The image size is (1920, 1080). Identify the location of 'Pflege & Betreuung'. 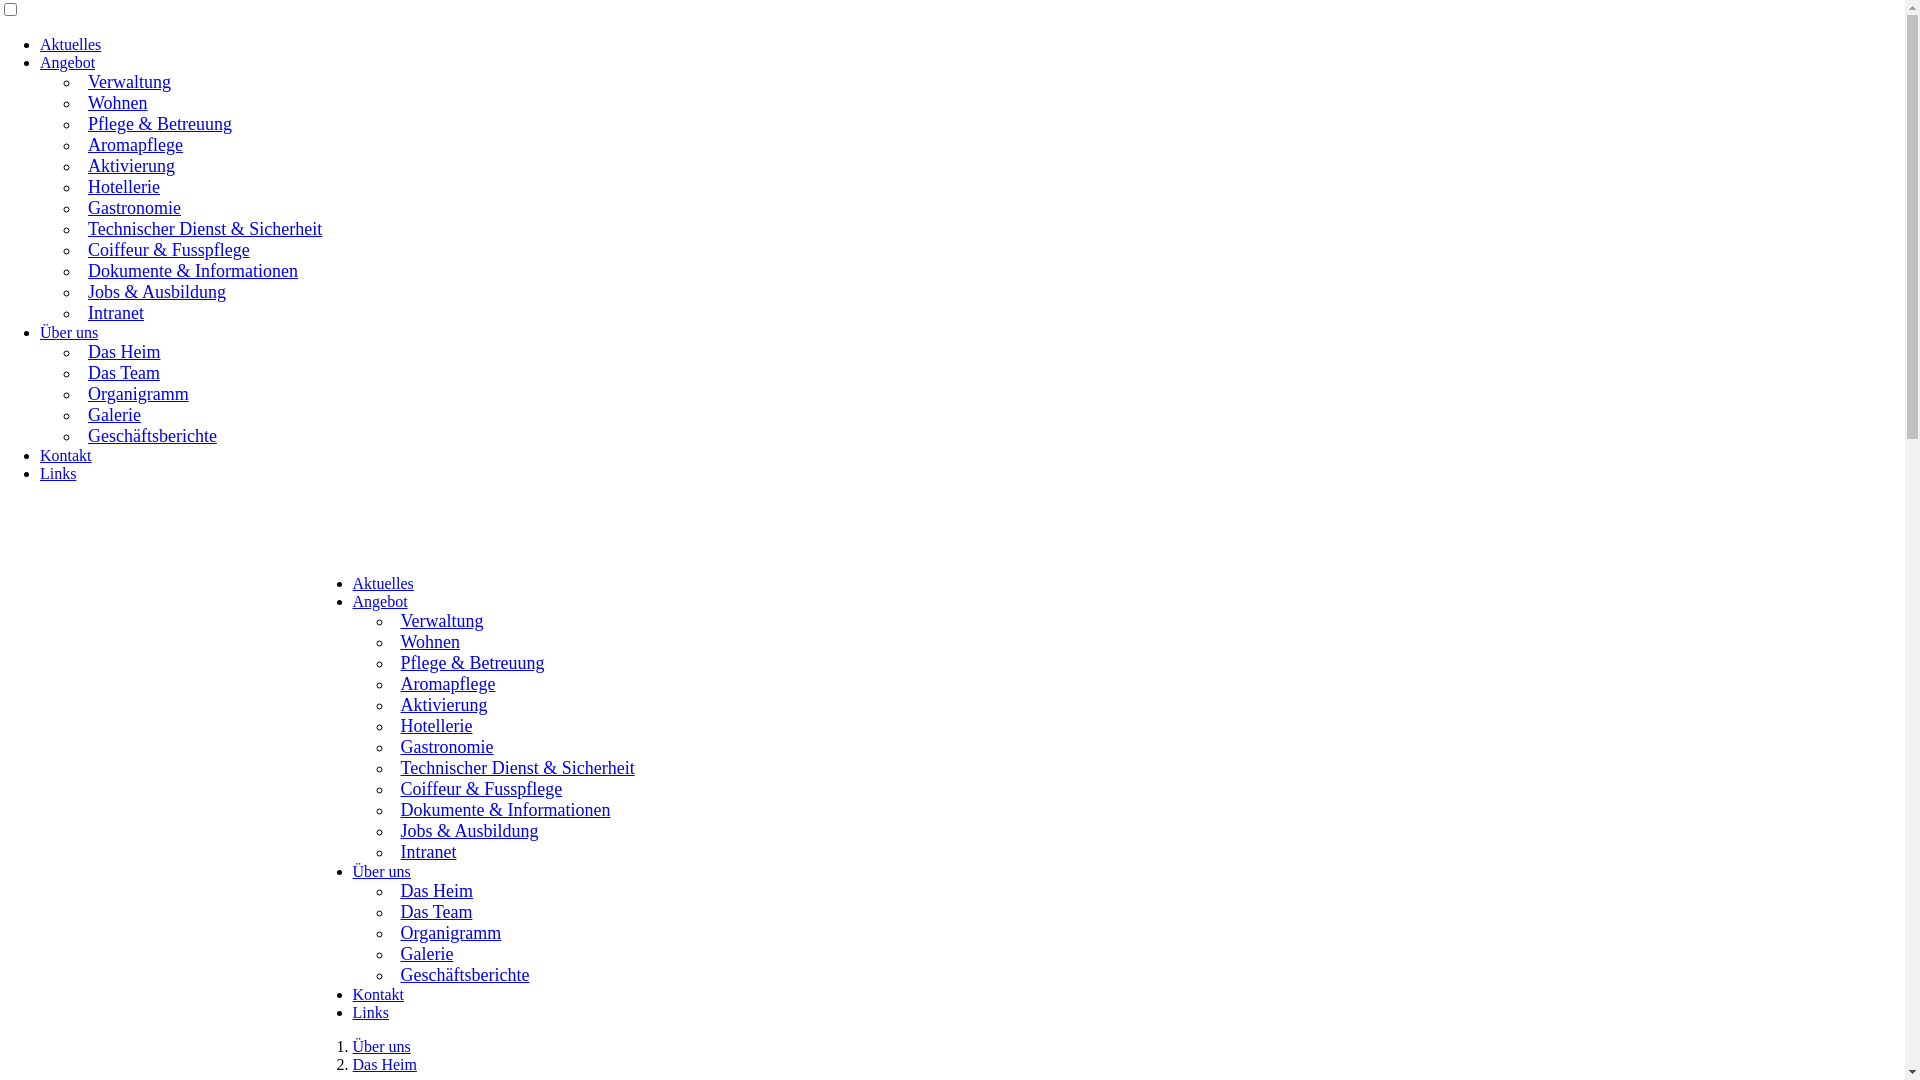
(392, 660).